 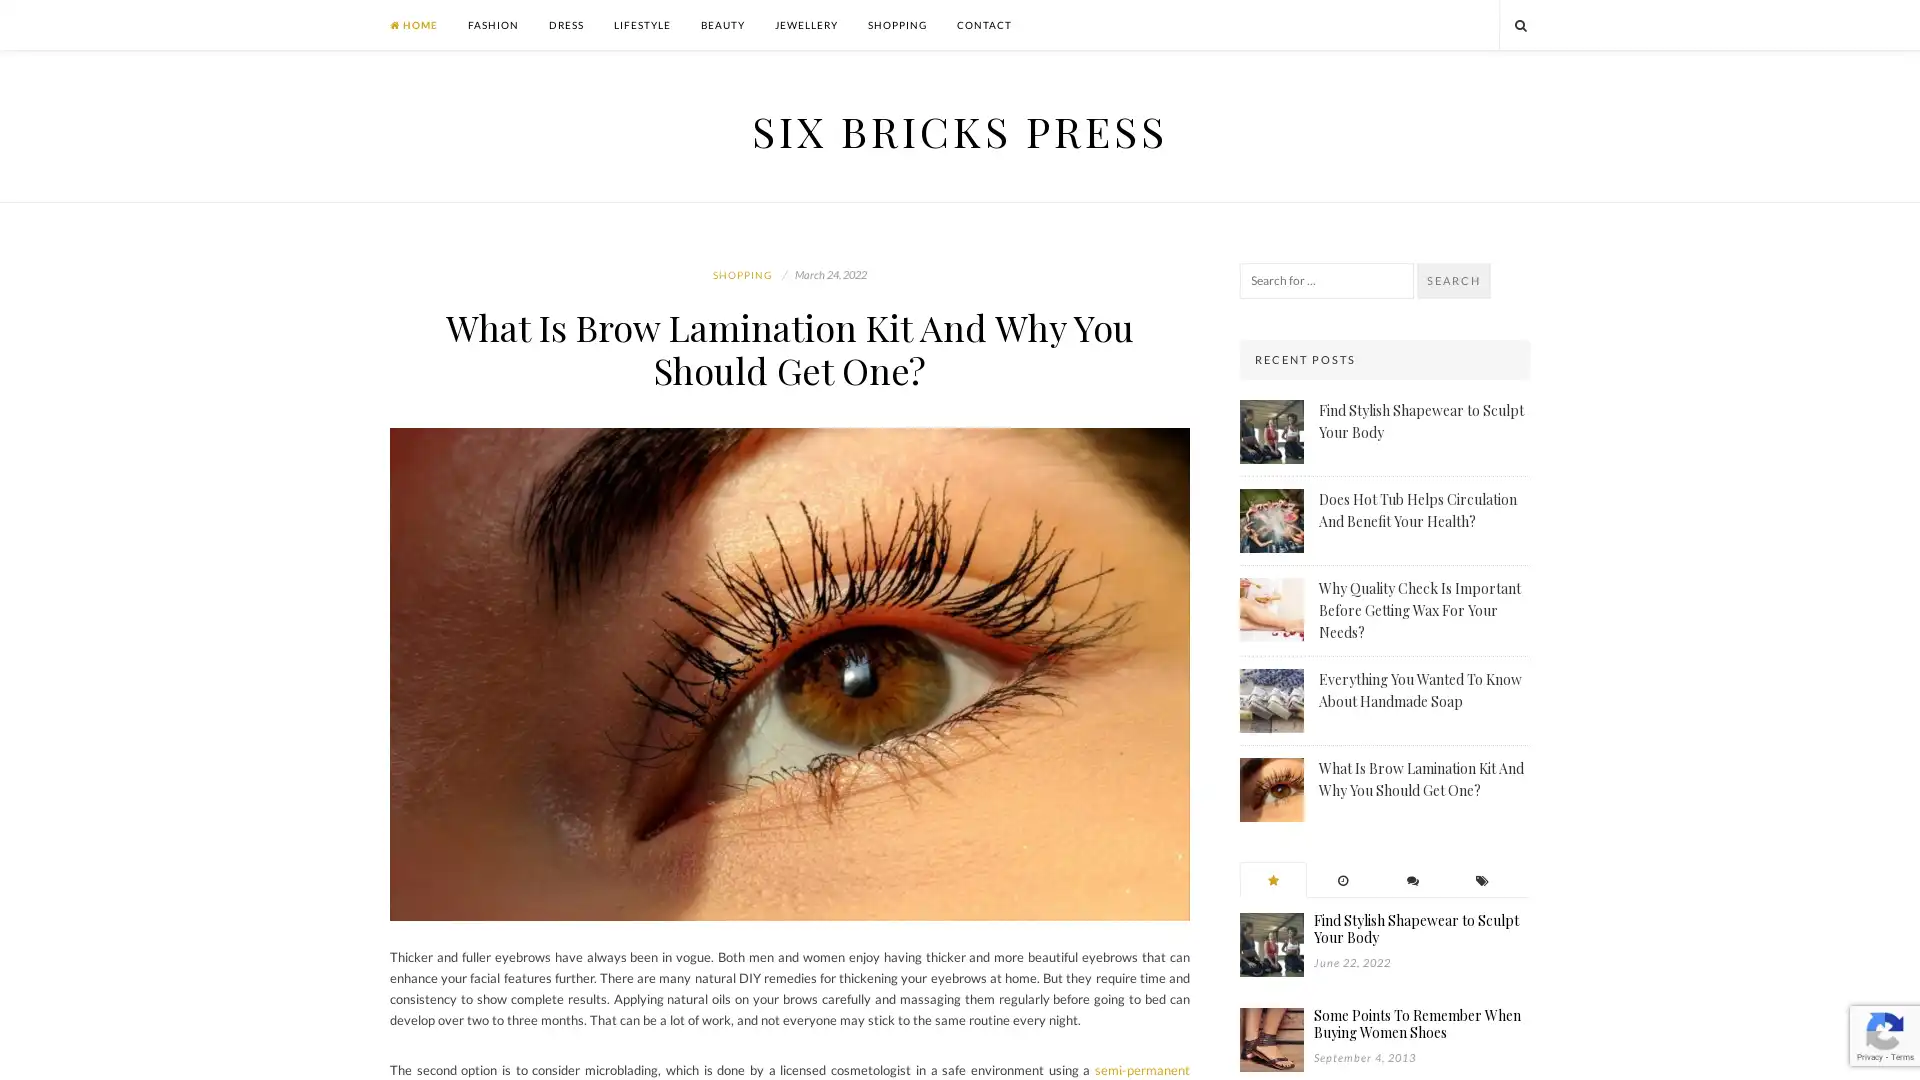 What do you see at coordinates (1454, 281) in the screenshot?
I see `SEARCH` at bounding box center [1454, 281].